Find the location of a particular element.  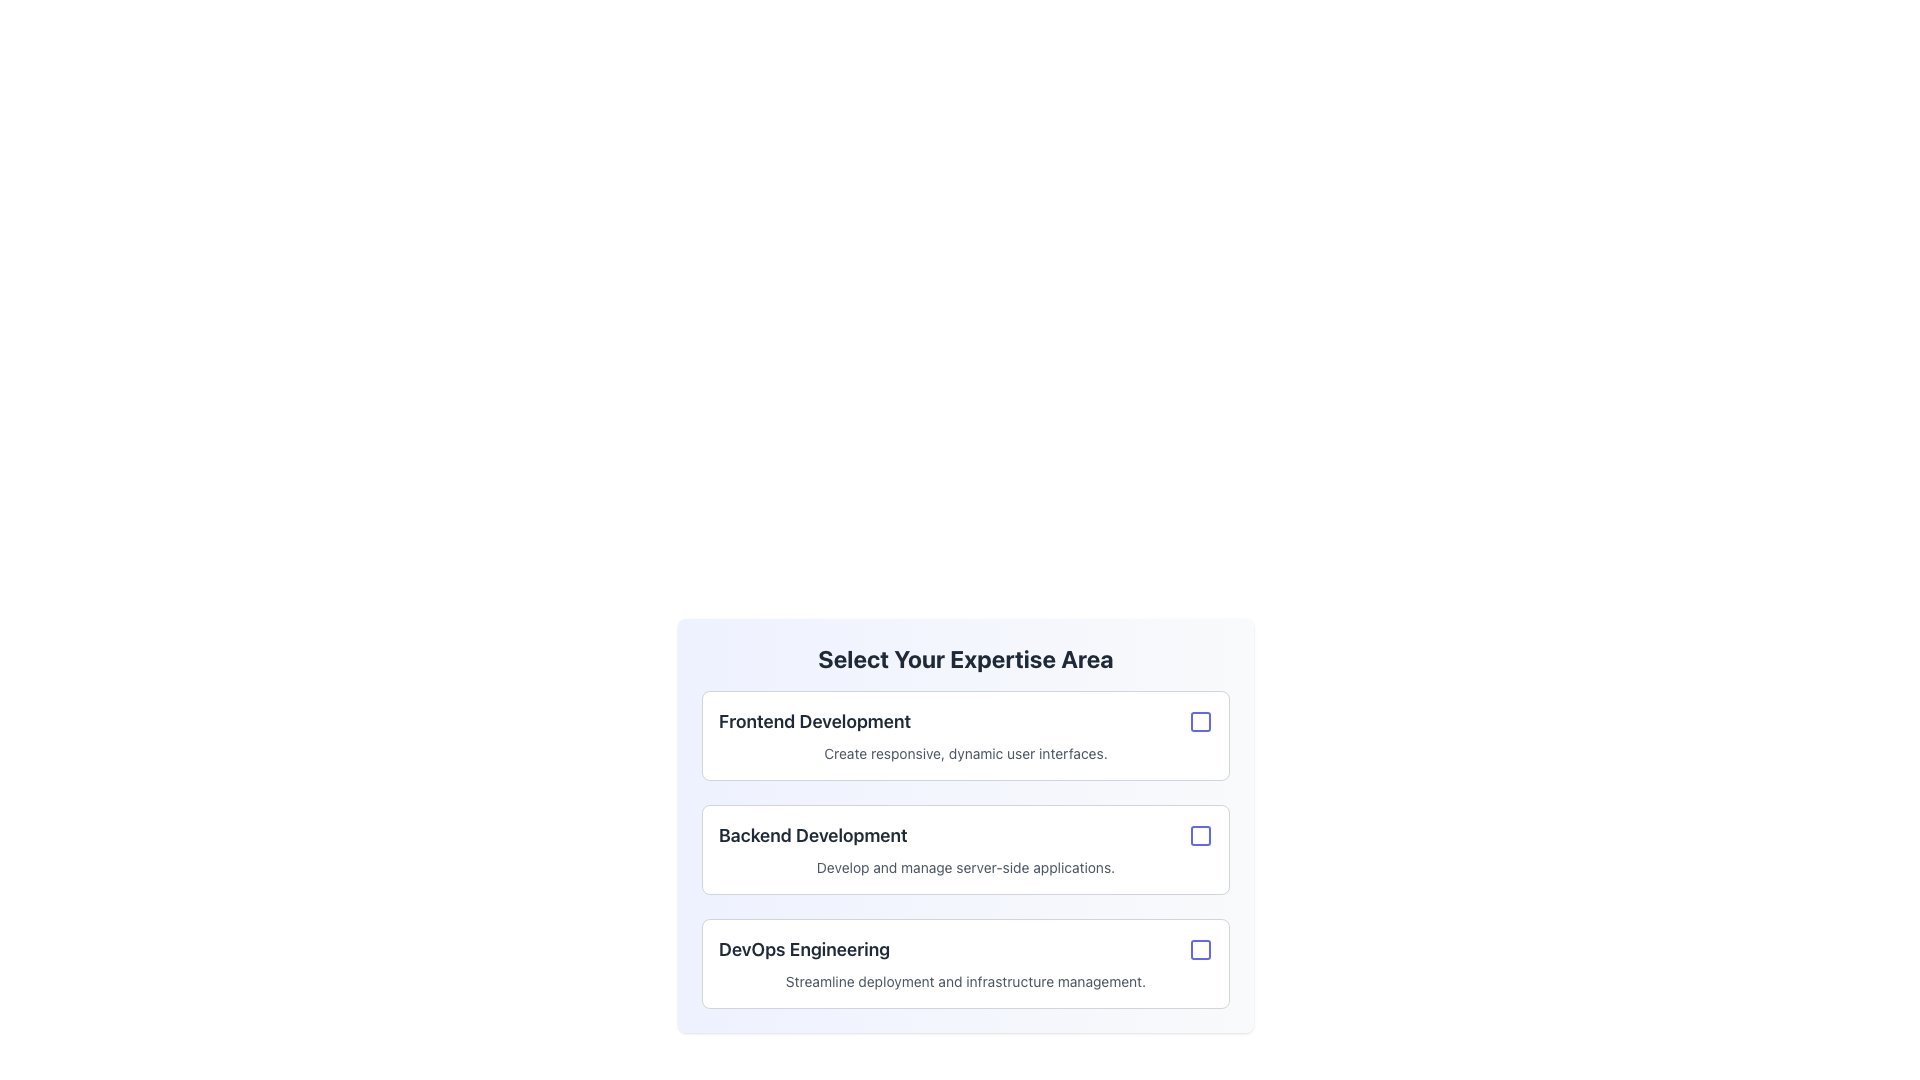

the text label reading 'DevOps Engineering' in bold gray font, located in the lower section of the 'Select Your Expertise Area' interface, specifically in the third card for expertise selection is located at coordinates (804, 948).